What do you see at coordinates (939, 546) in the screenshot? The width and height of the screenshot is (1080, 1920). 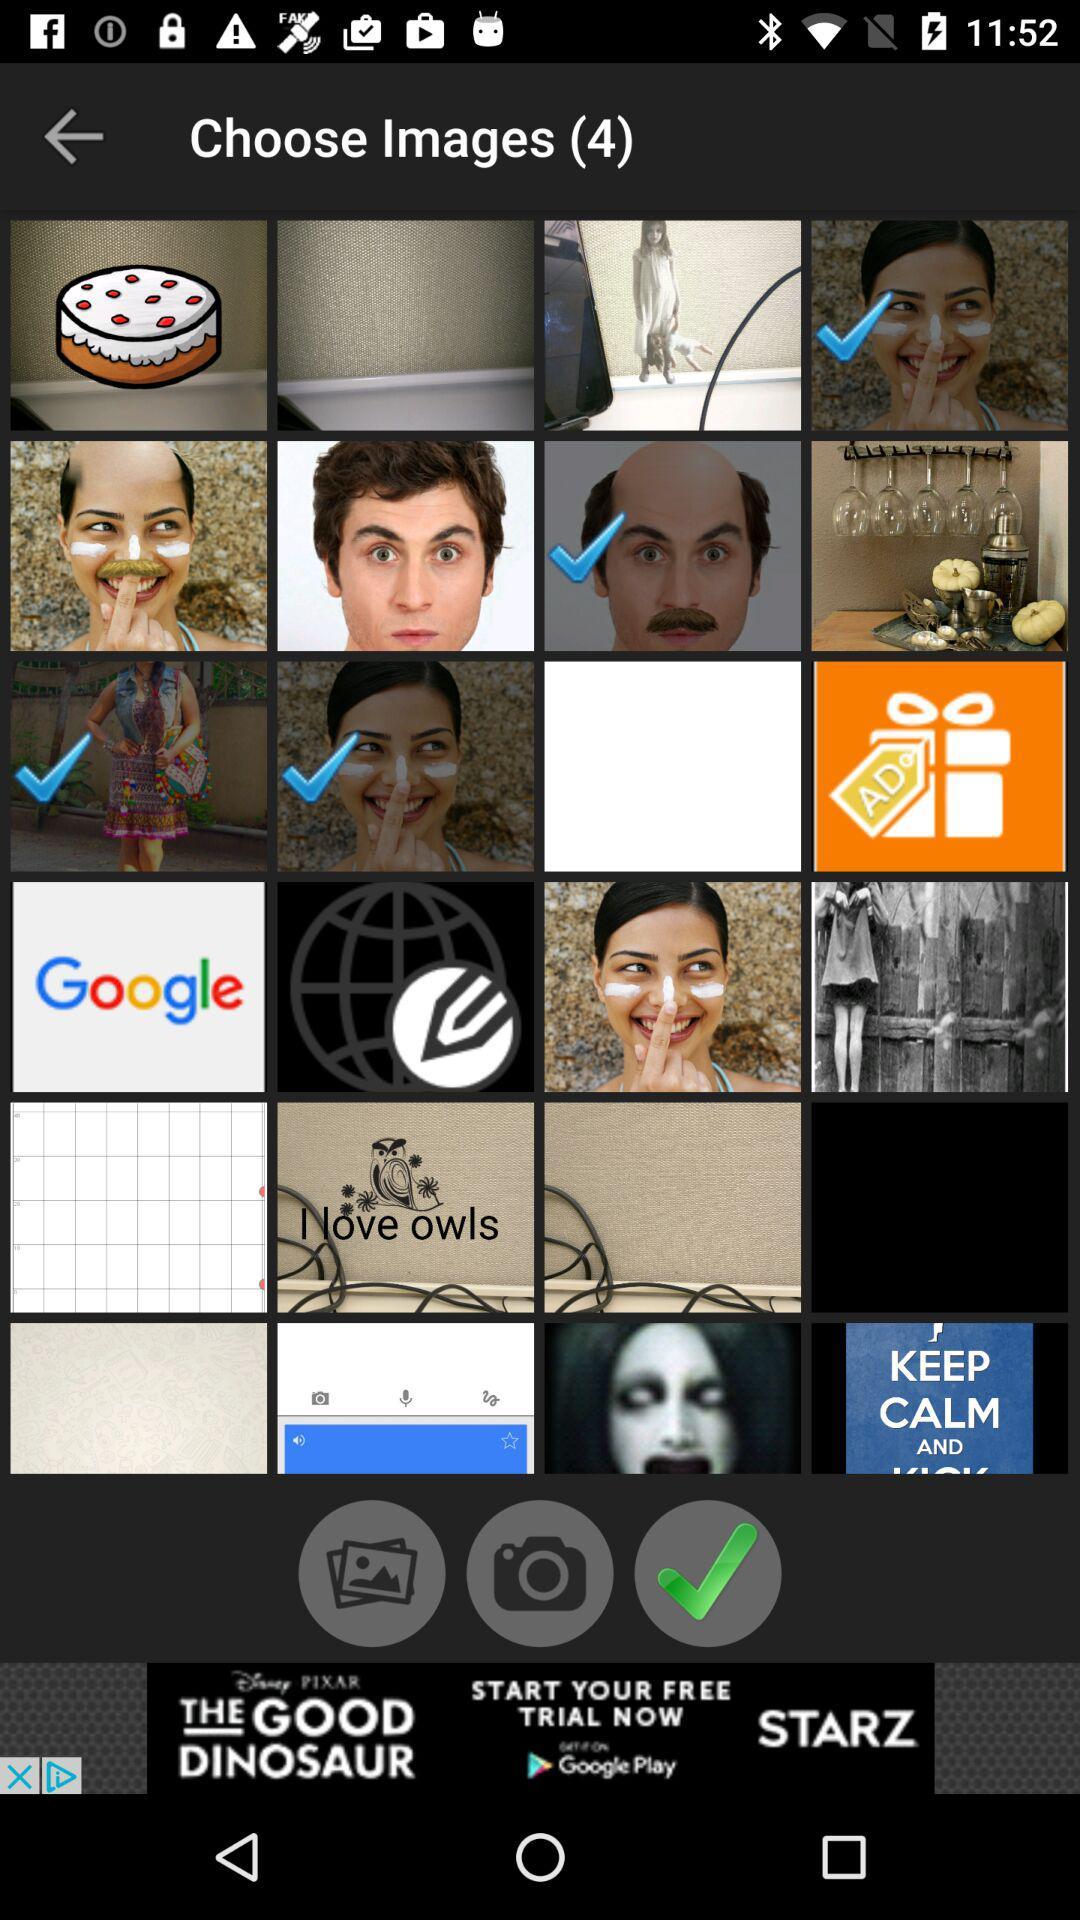 I see `choose image` at bounding box center [939, 546].